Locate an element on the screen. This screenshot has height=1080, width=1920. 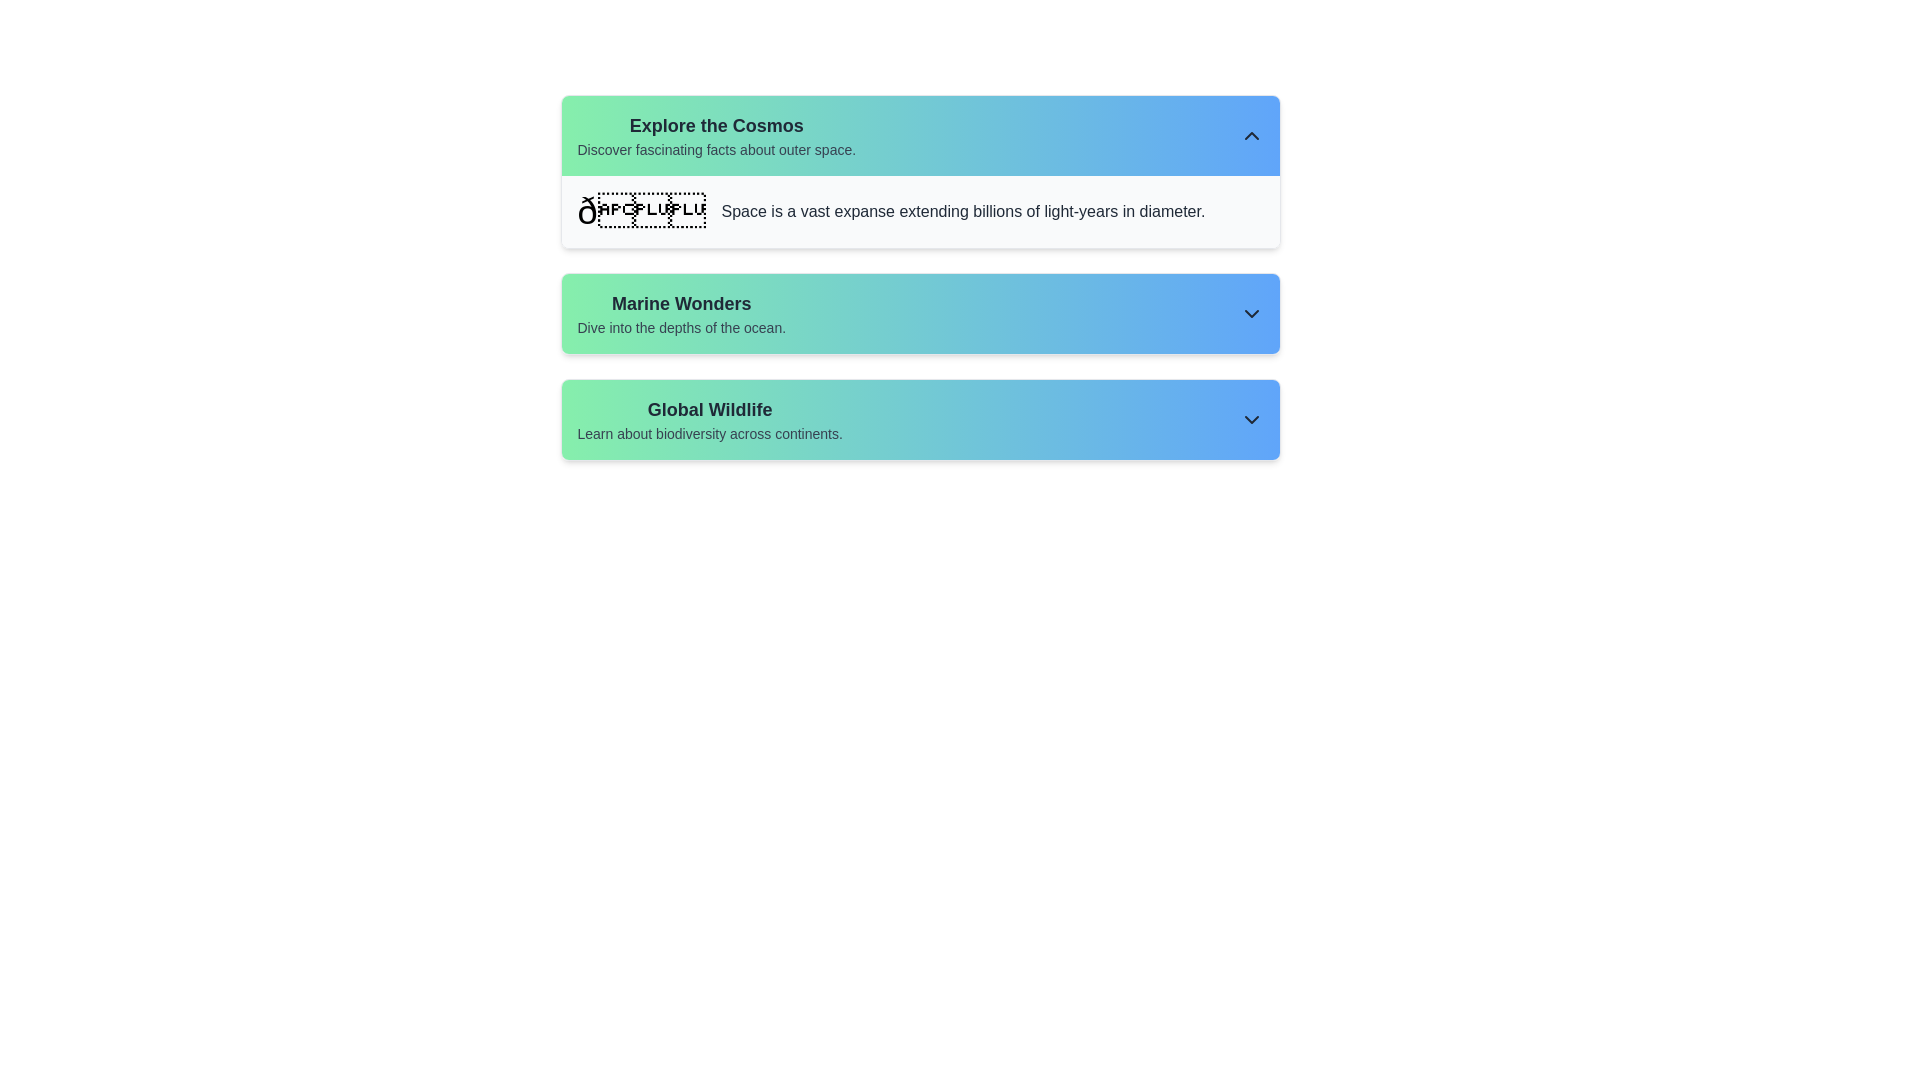
the descriptive text element that elaborates on the topic 'Explore the Cosmos', located directly below the corresponding heading in a vertical layout is located at coordinates (716, 149).